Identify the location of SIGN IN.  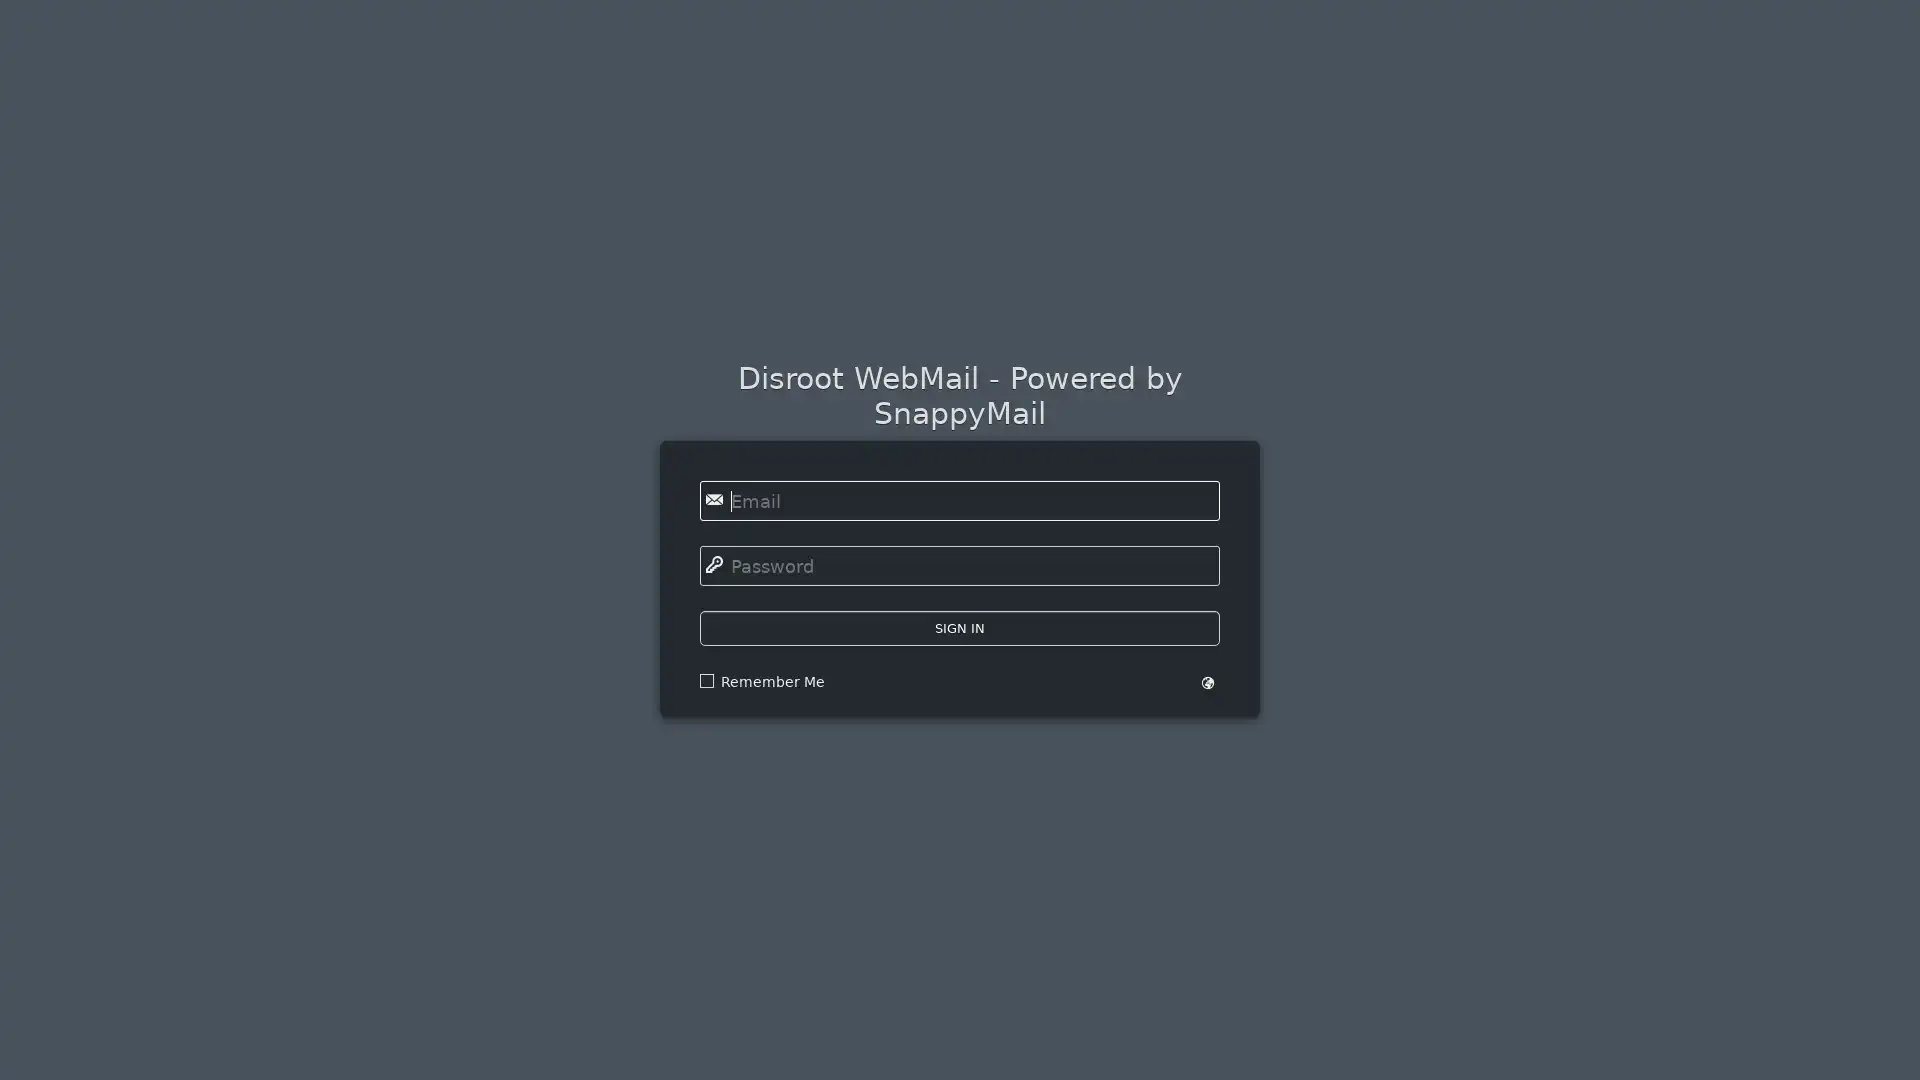
(960, 626).